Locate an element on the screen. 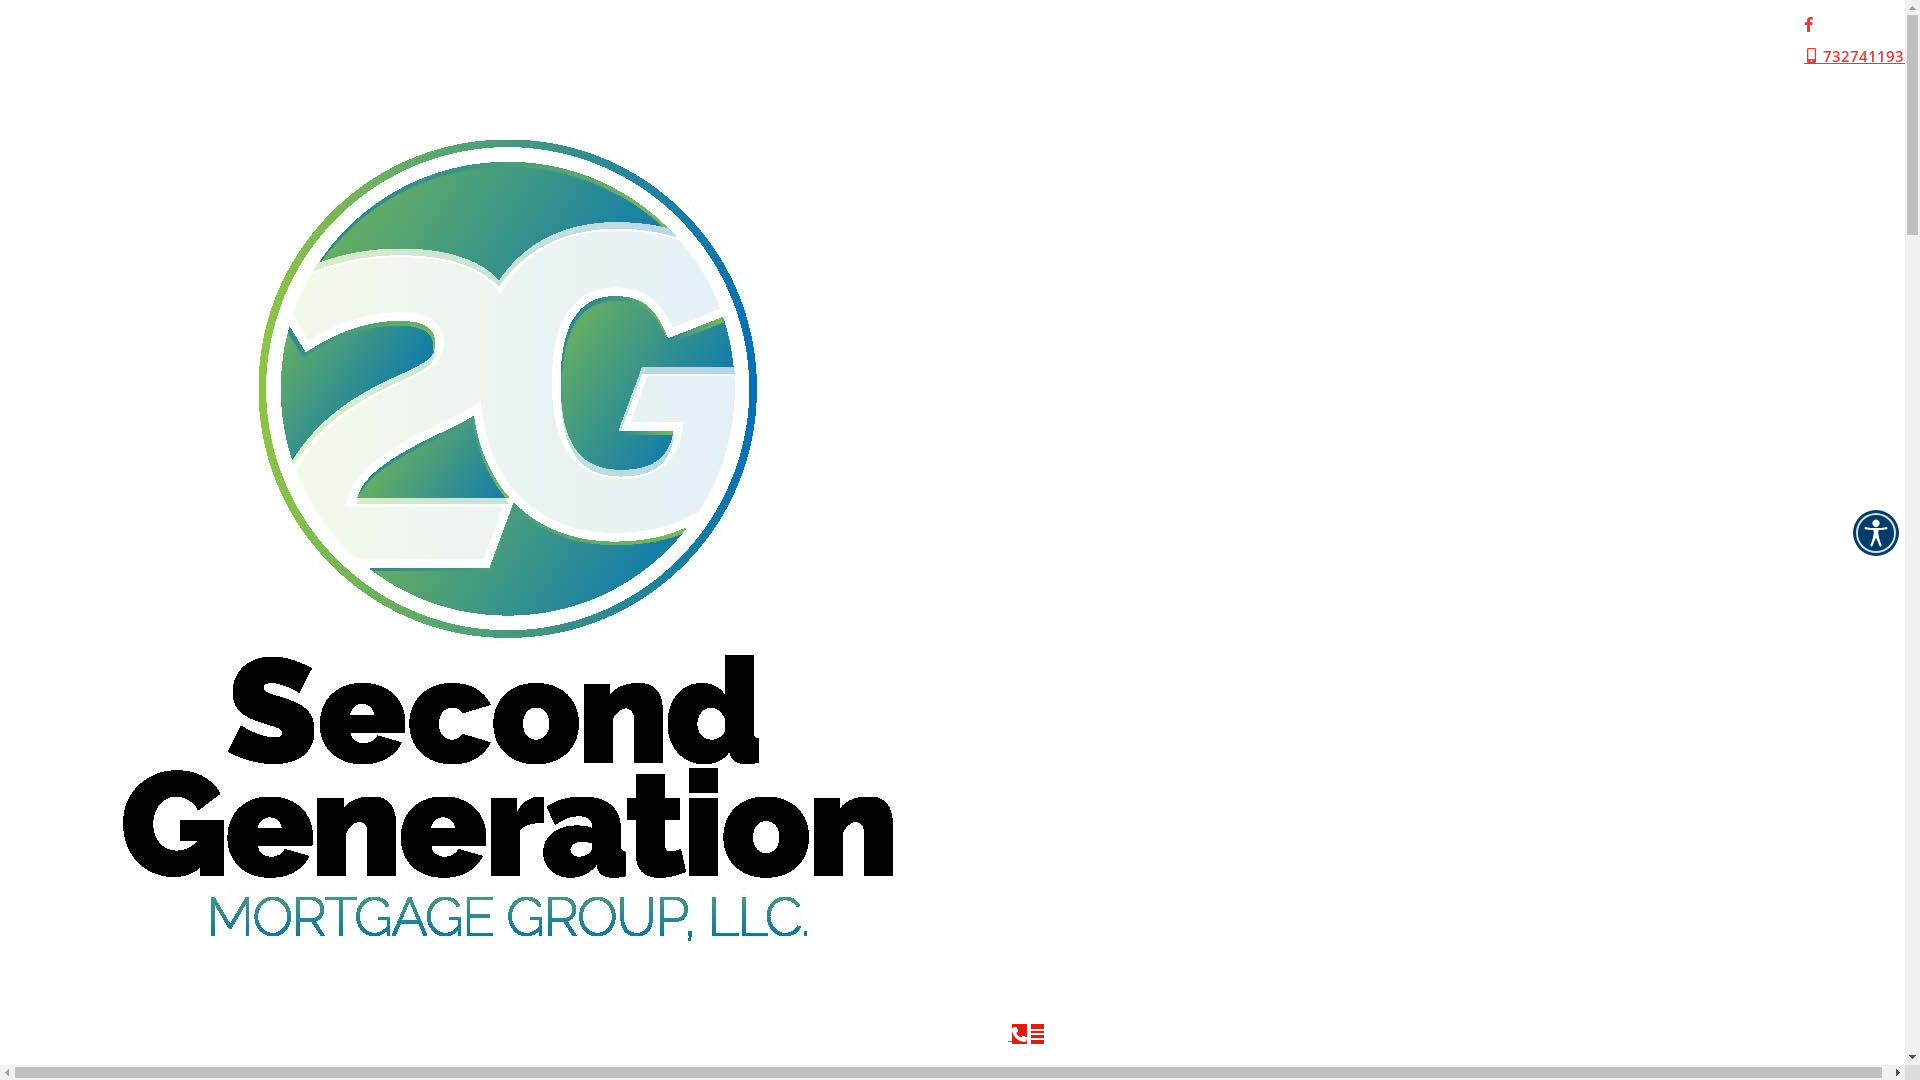 Image resolution: width=1920 pixels, height=1080 pixels. '7327411933' is located at coordinates (1857, 55).